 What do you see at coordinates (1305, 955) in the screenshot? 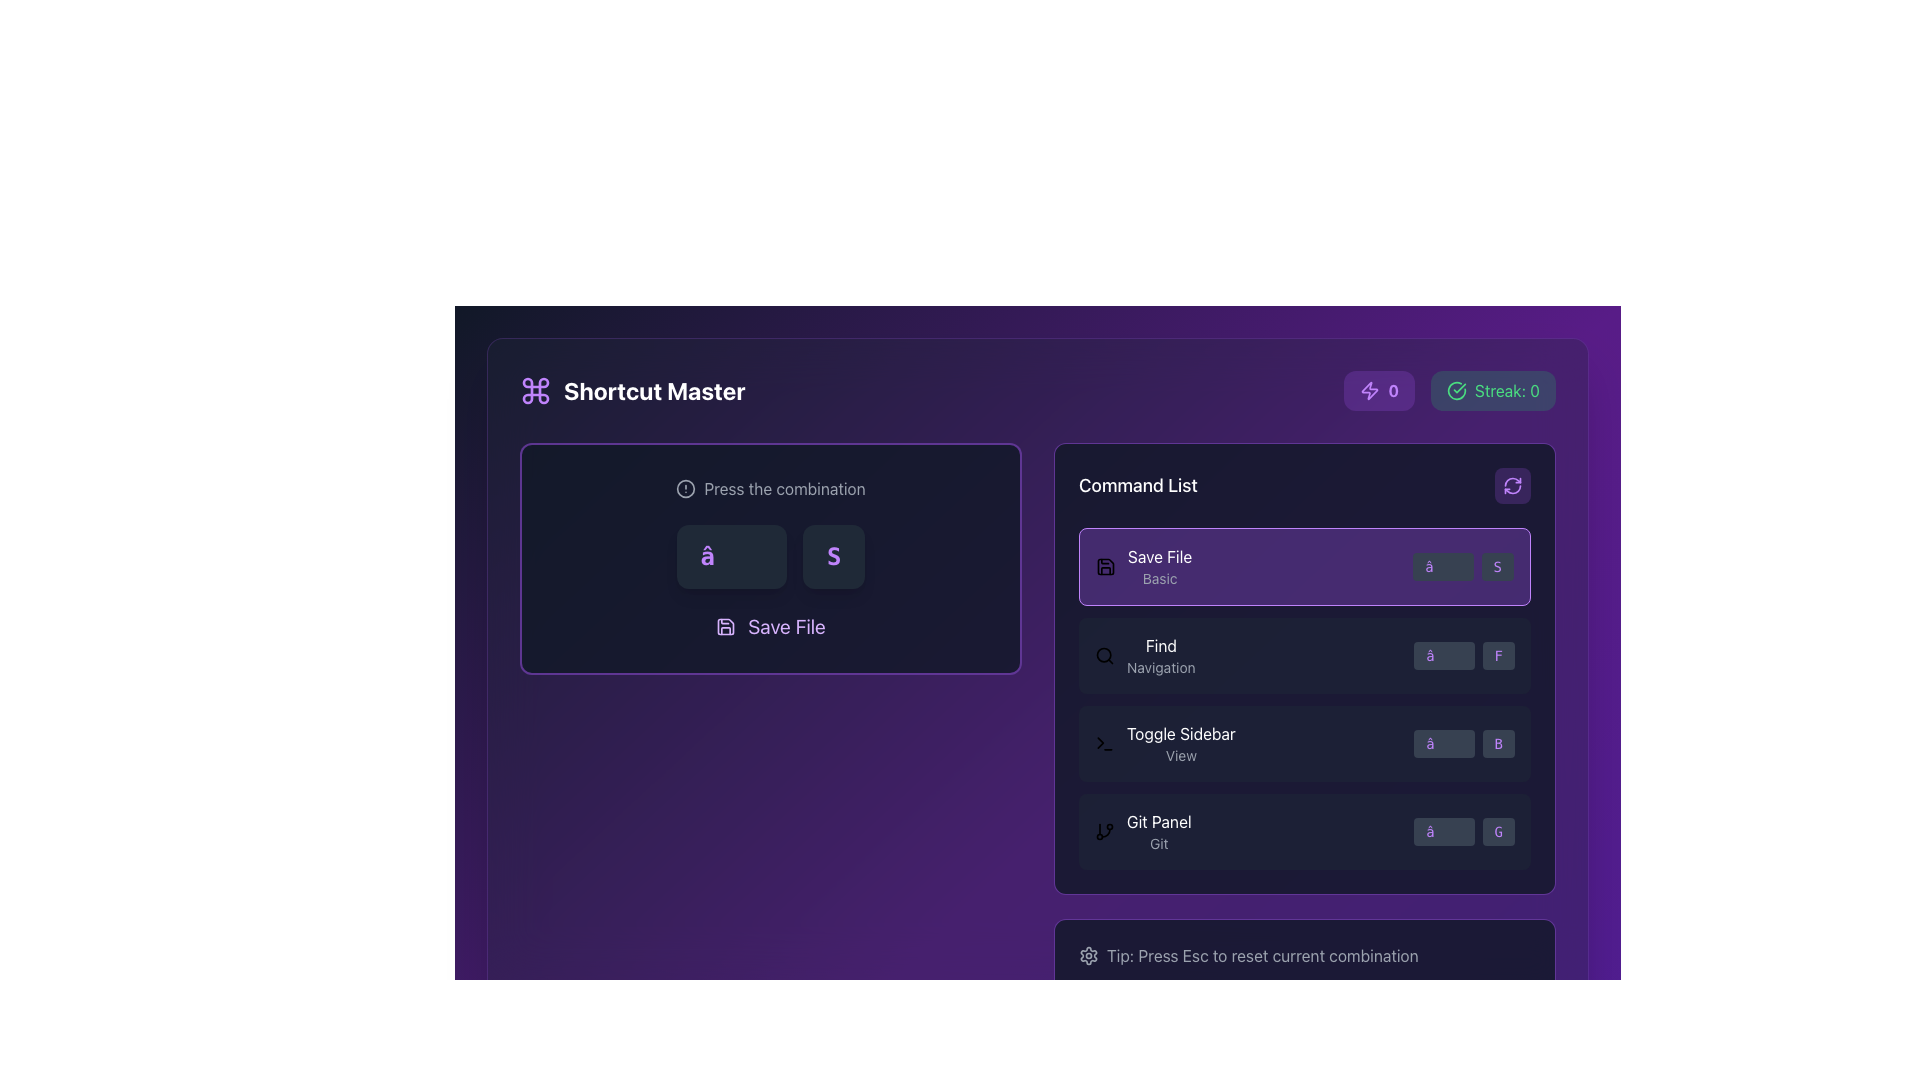
I see `the text label component displaying 'Tip: Press Esc to reset current combination', which is located at the bottom-center of the interface and is accompanied by a gear icon` at bounding box center [1305, 955].